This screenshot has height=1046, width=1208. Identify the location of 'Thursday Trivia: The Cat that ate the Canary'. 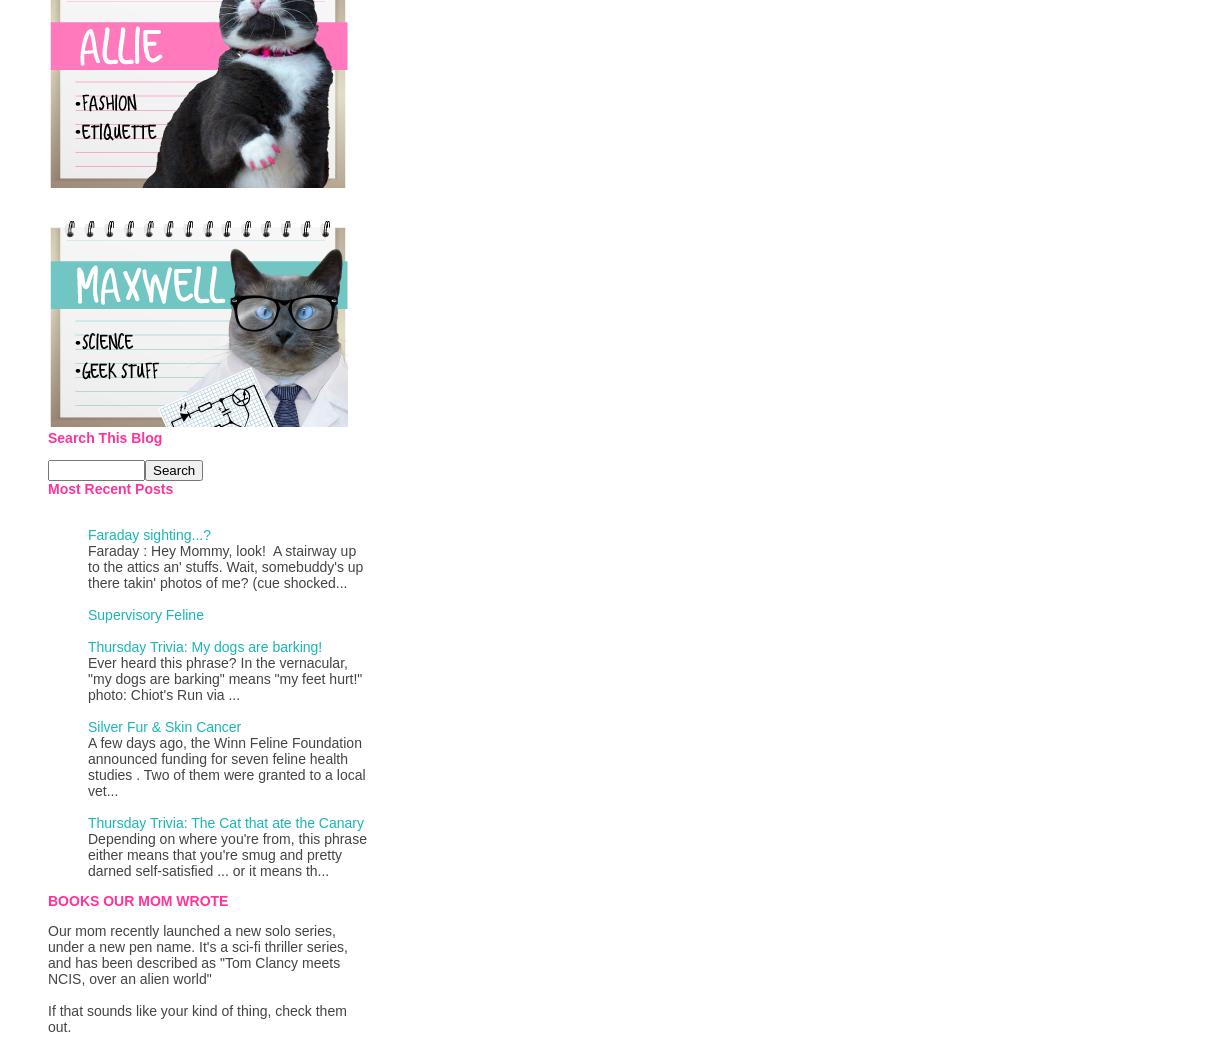
(226, 822).